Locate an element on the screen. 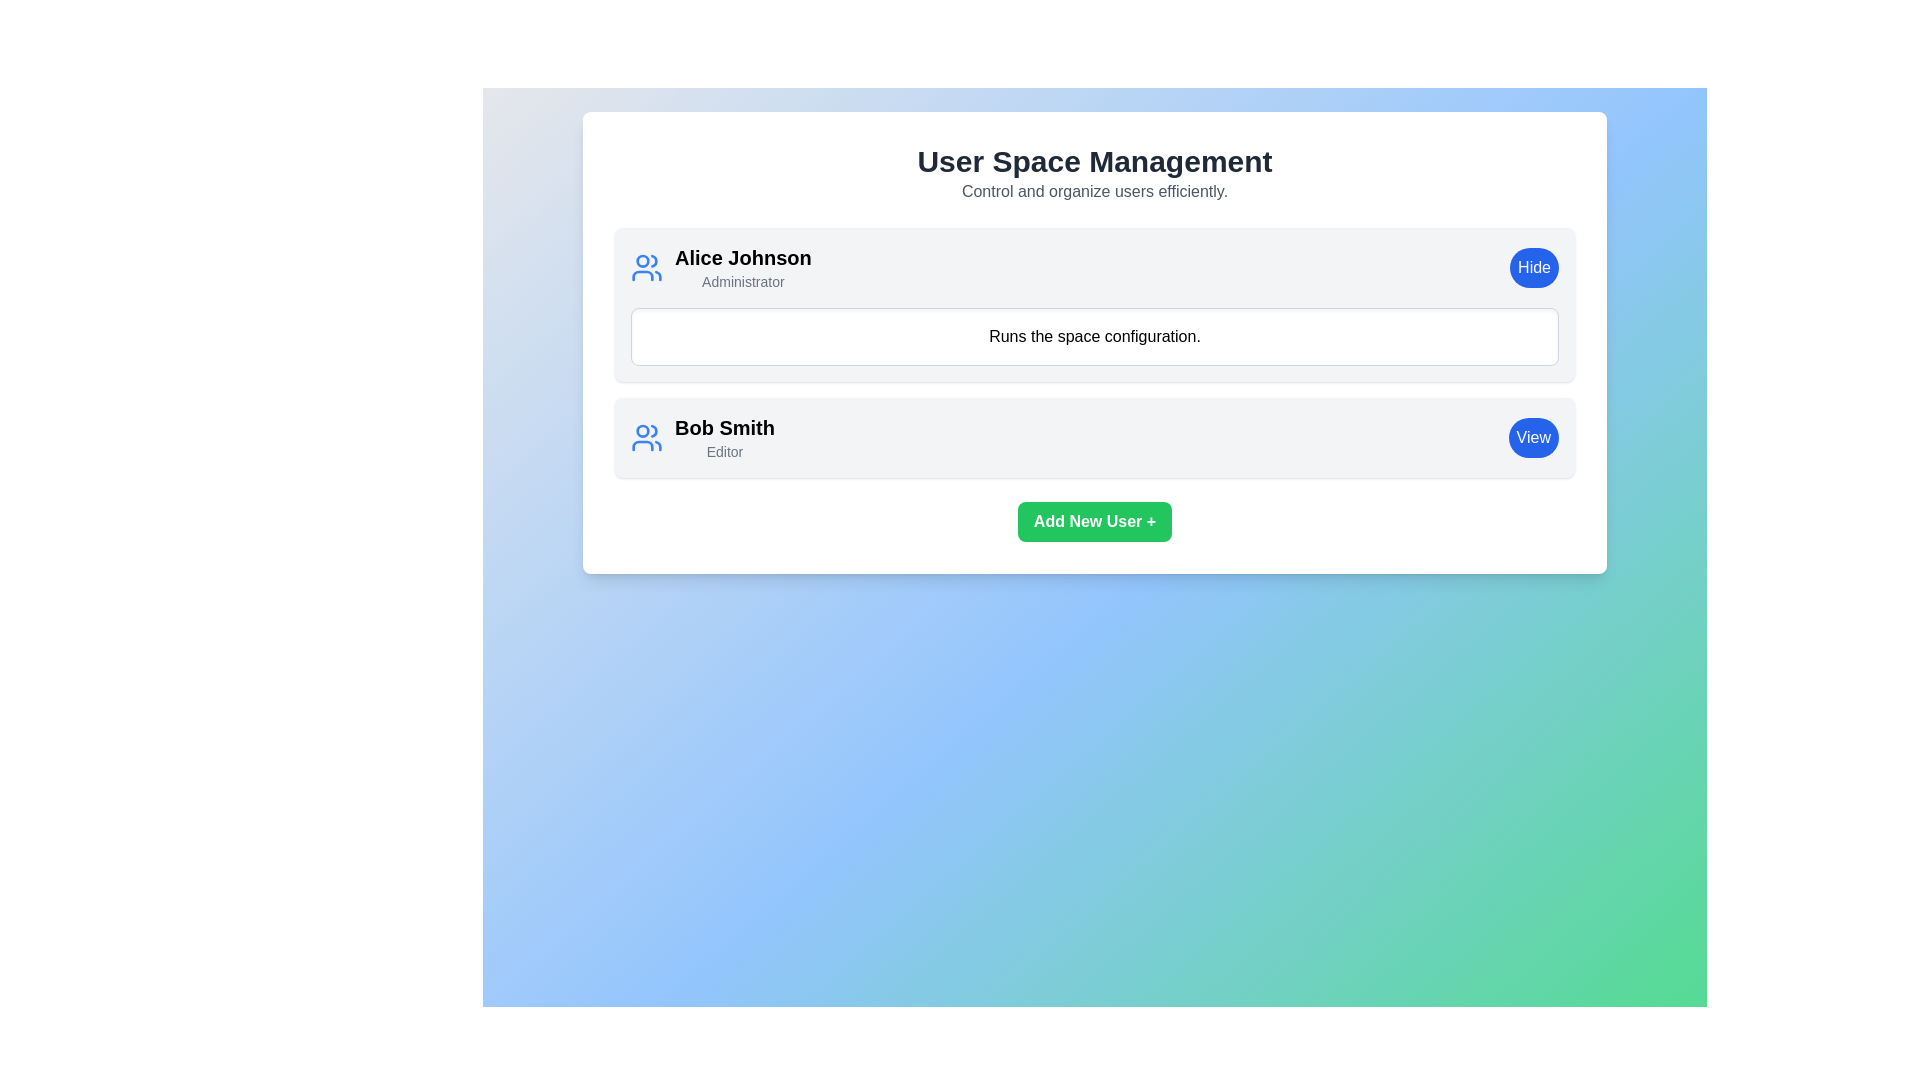 This screenshot has width=1920, height=1080. information displayed in the text label showing 'Alice Johnson', which is bold and larger, located at the top-left section of the 'User Space Management' panel is located at coordinates (742, 257).